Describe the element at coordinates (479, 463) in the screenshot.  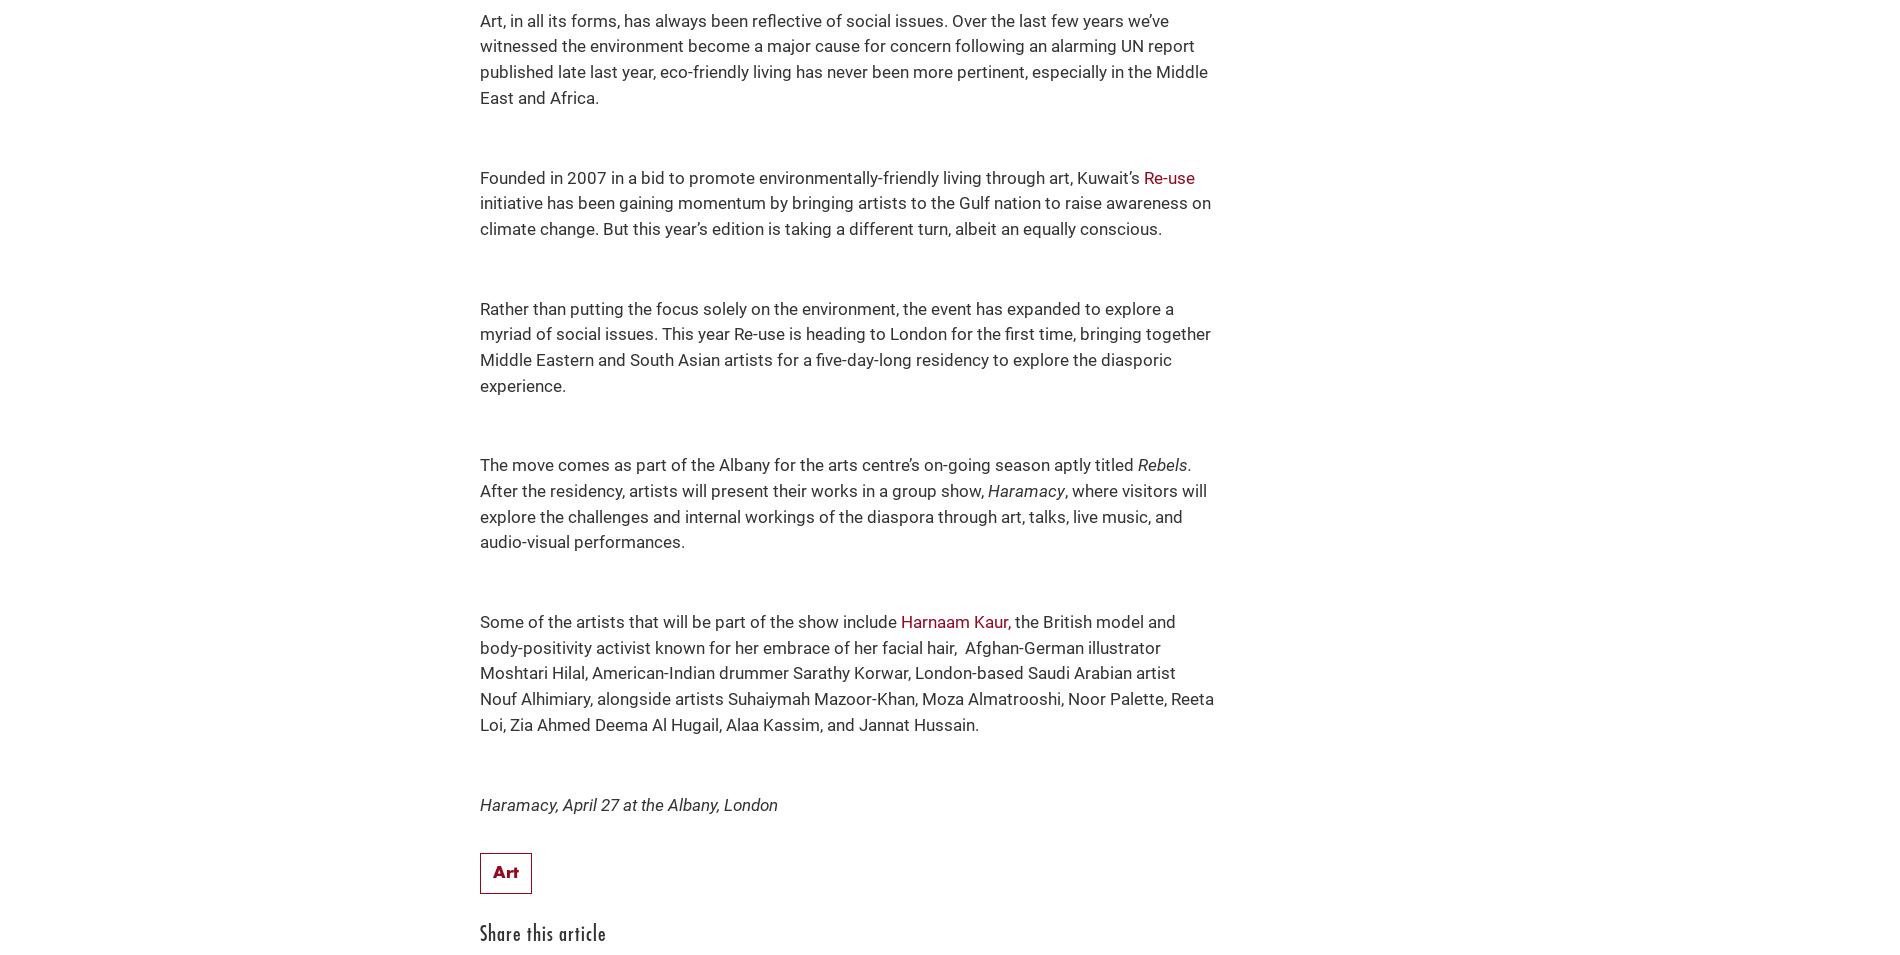
I see `'The move comes as part of the Albany for the arts centre’s on-going season aptly titled'` at that location.